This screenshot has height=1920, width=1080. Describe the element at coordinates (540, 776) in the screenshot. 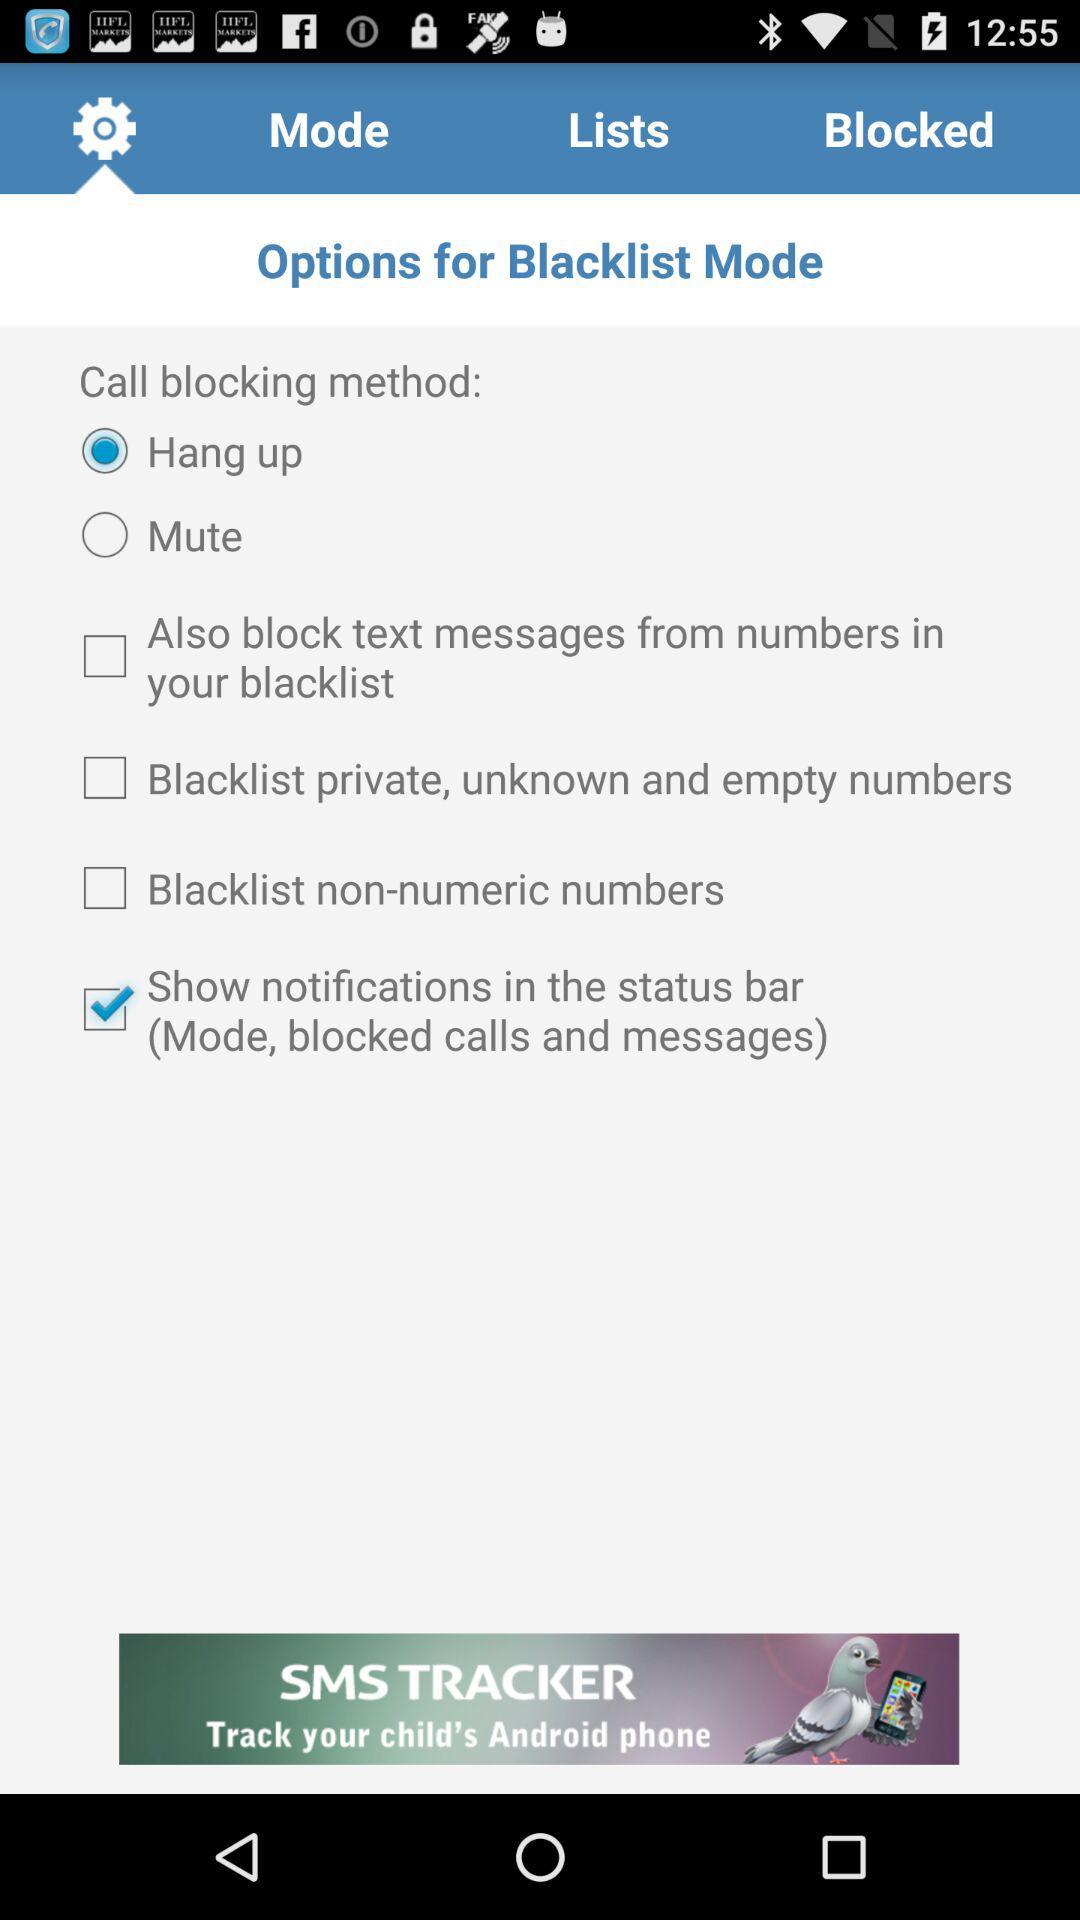

I see `blacklist private unknown` at that location.